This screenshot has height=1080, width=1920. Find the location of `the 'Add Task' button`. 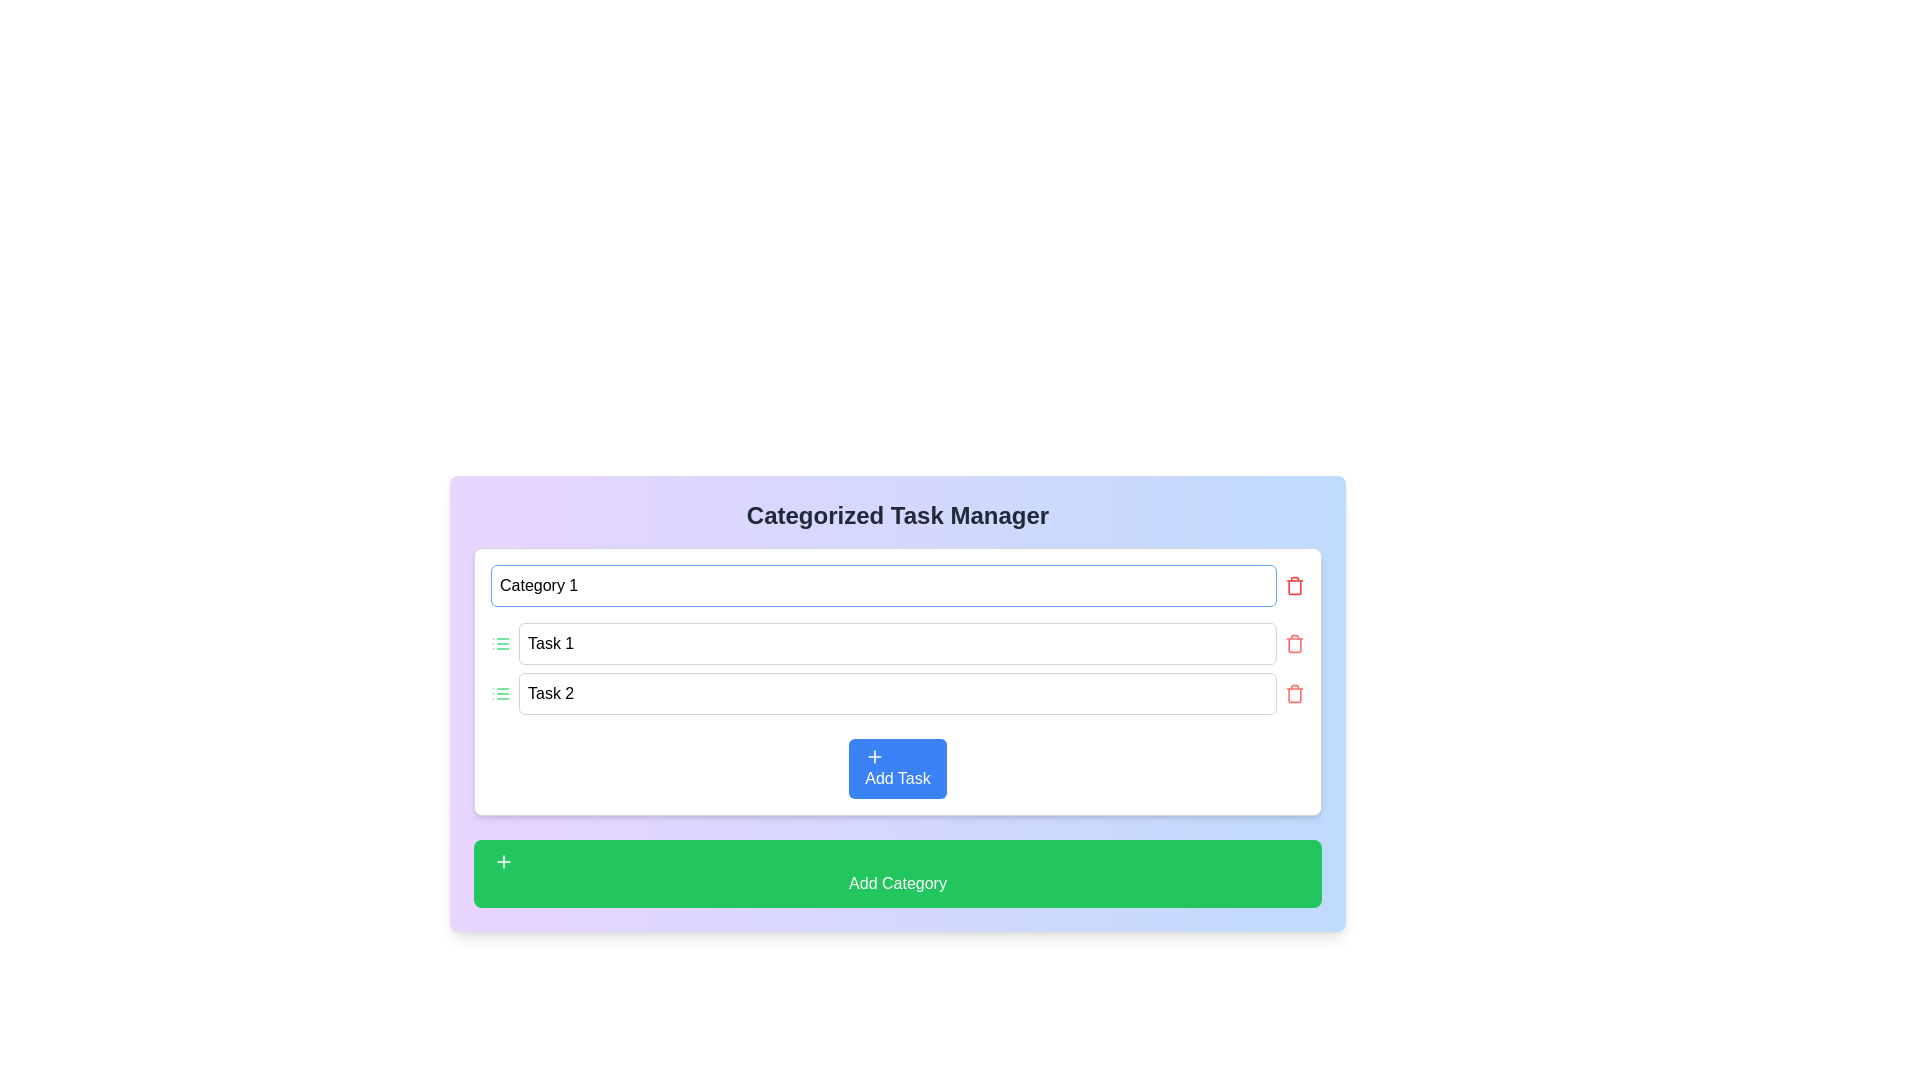

the 'Add Task' button is located at coordinates (875, 756).